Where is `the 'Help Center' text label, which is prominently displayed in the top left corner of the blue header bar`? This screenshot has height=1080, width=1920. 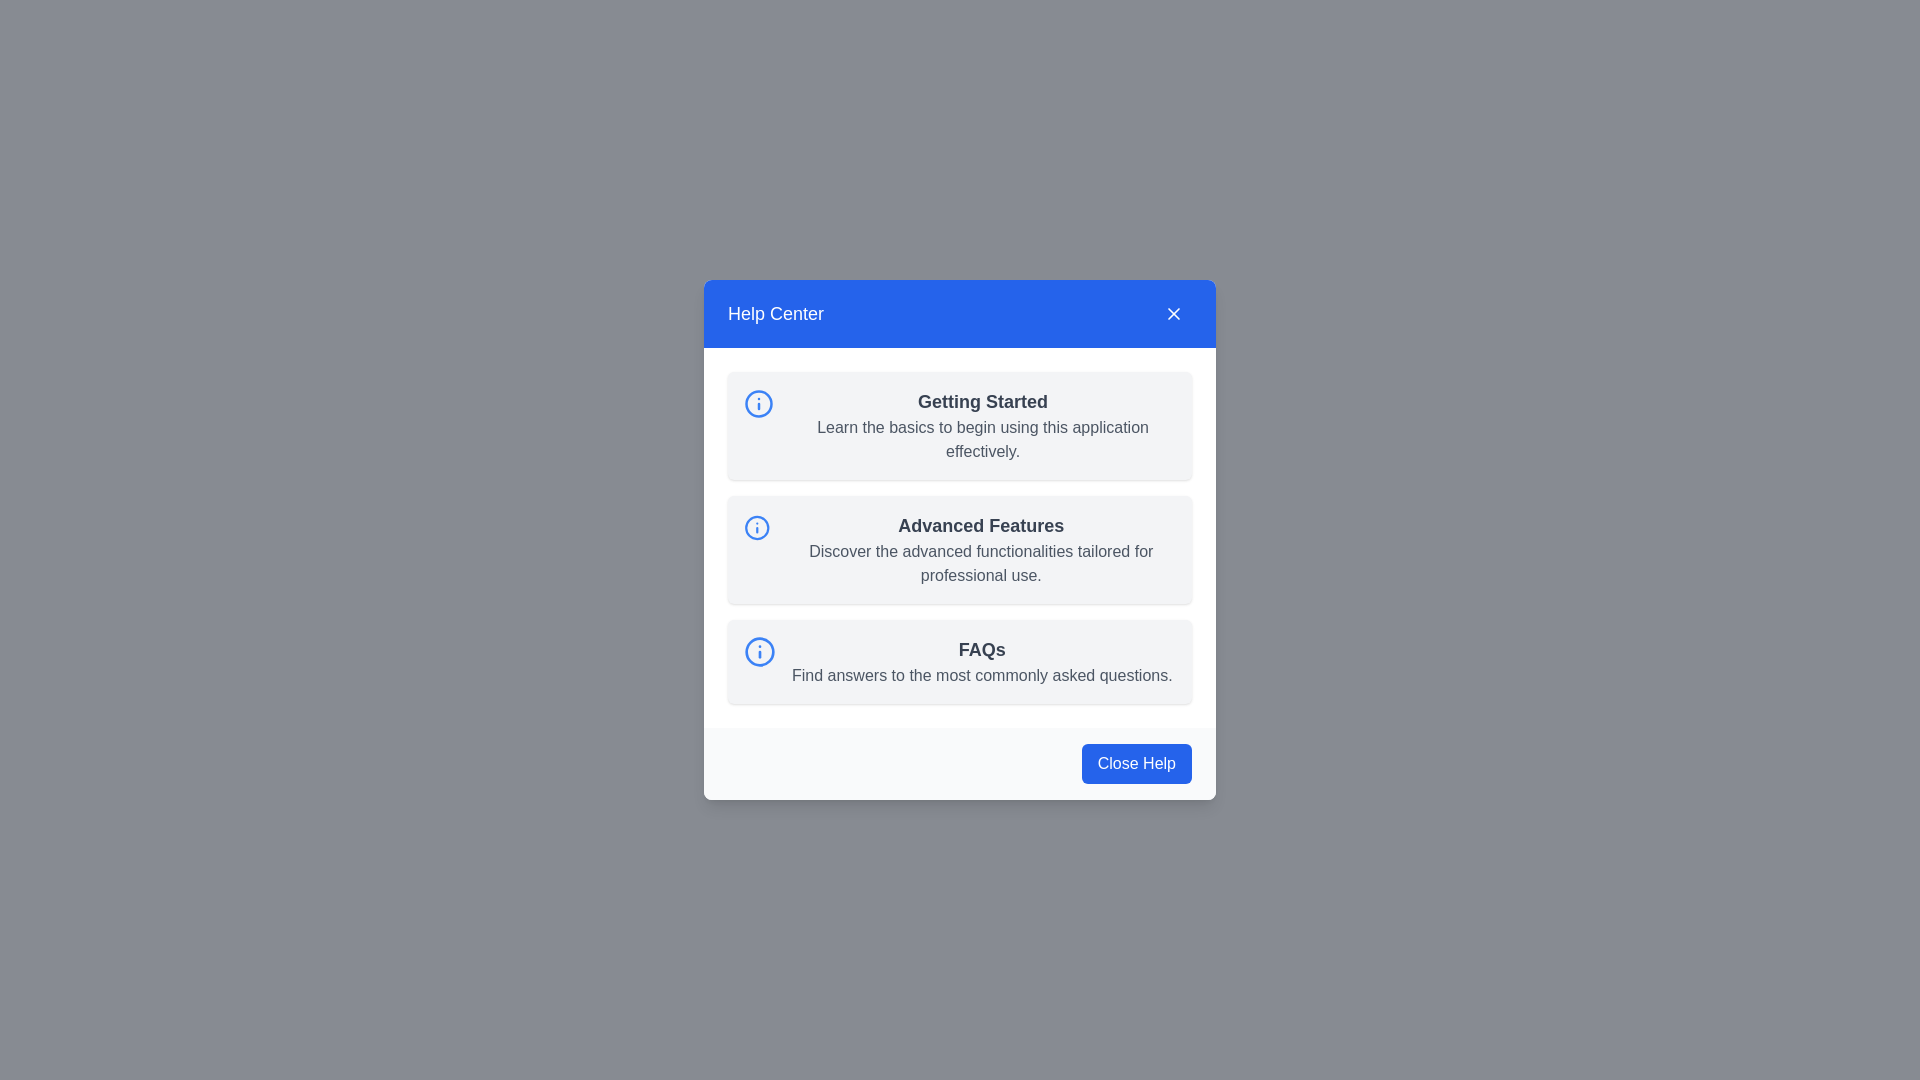 the 'Help Center' text label, which is prominently displayed in the top left corner of the blue header bar is located at coordinates (775, 313).